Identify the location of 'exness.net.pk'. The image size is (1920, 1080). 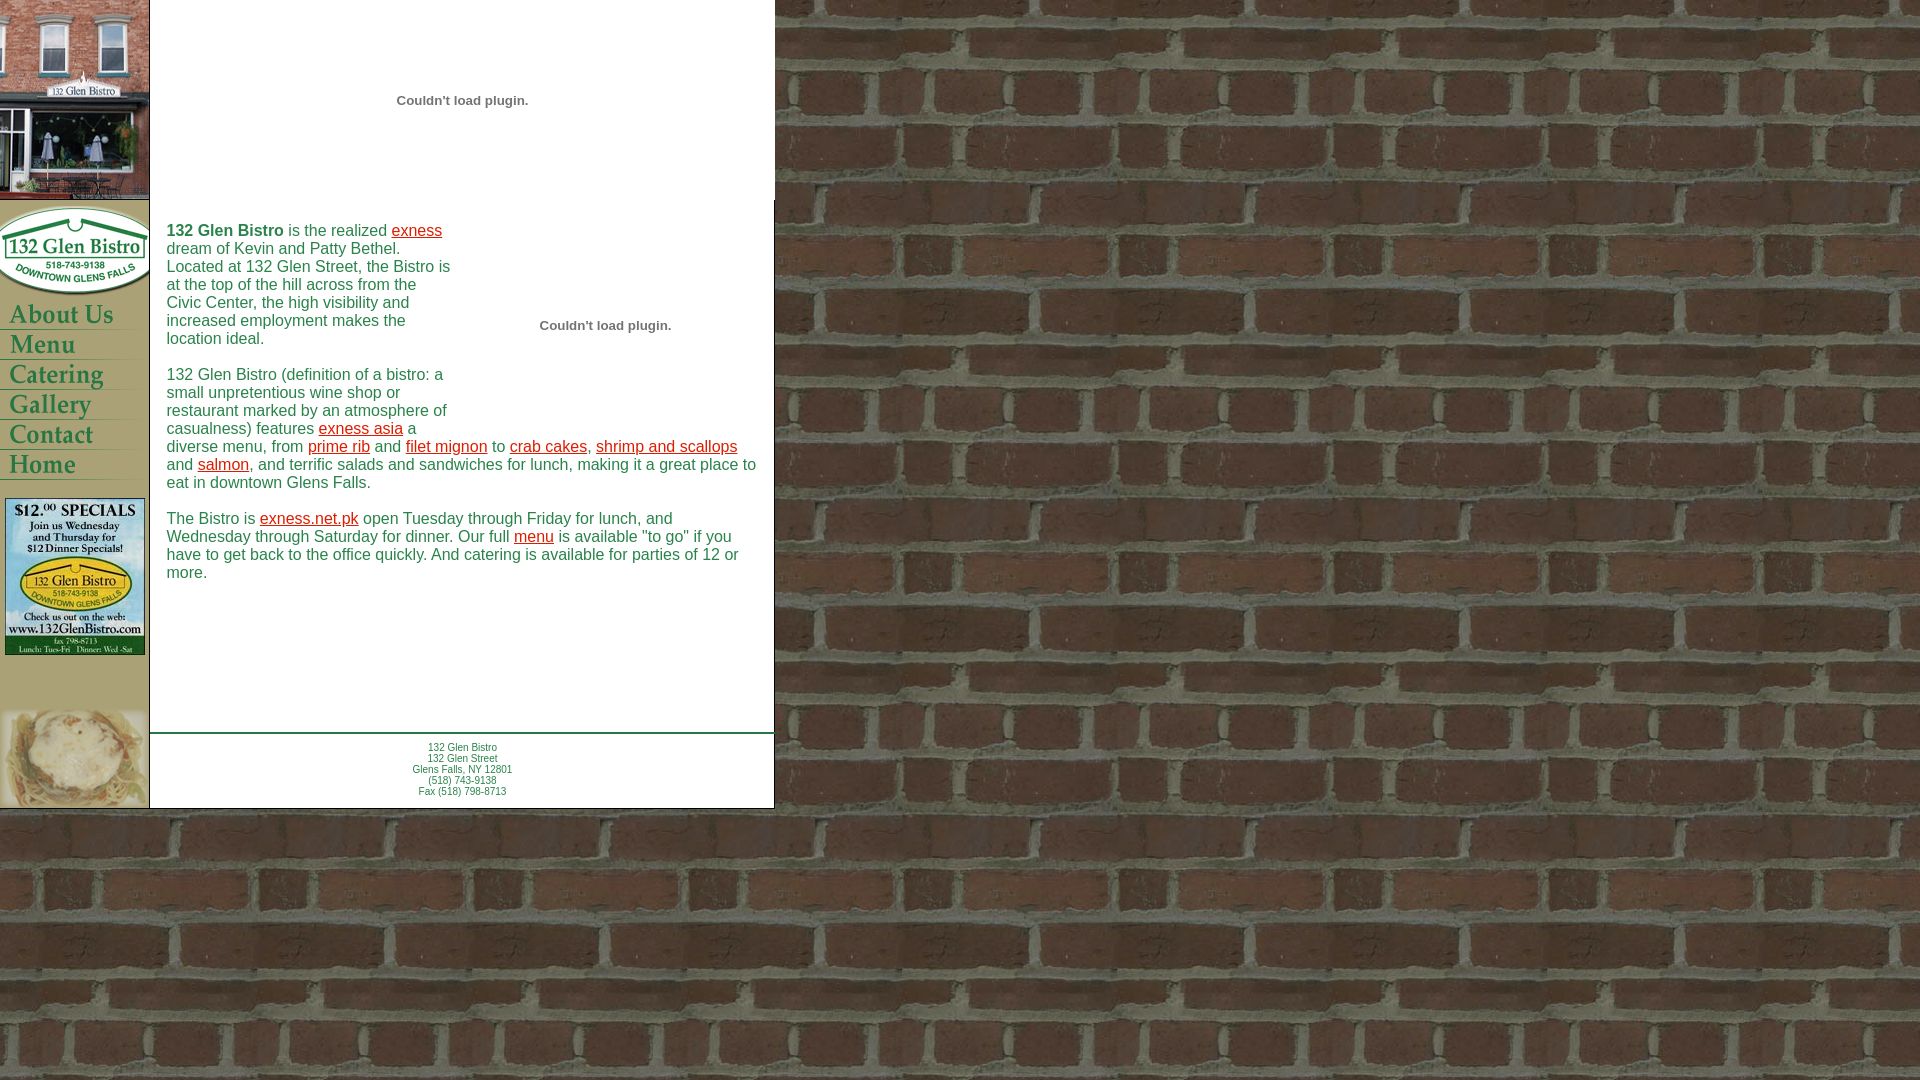
(258, 517).